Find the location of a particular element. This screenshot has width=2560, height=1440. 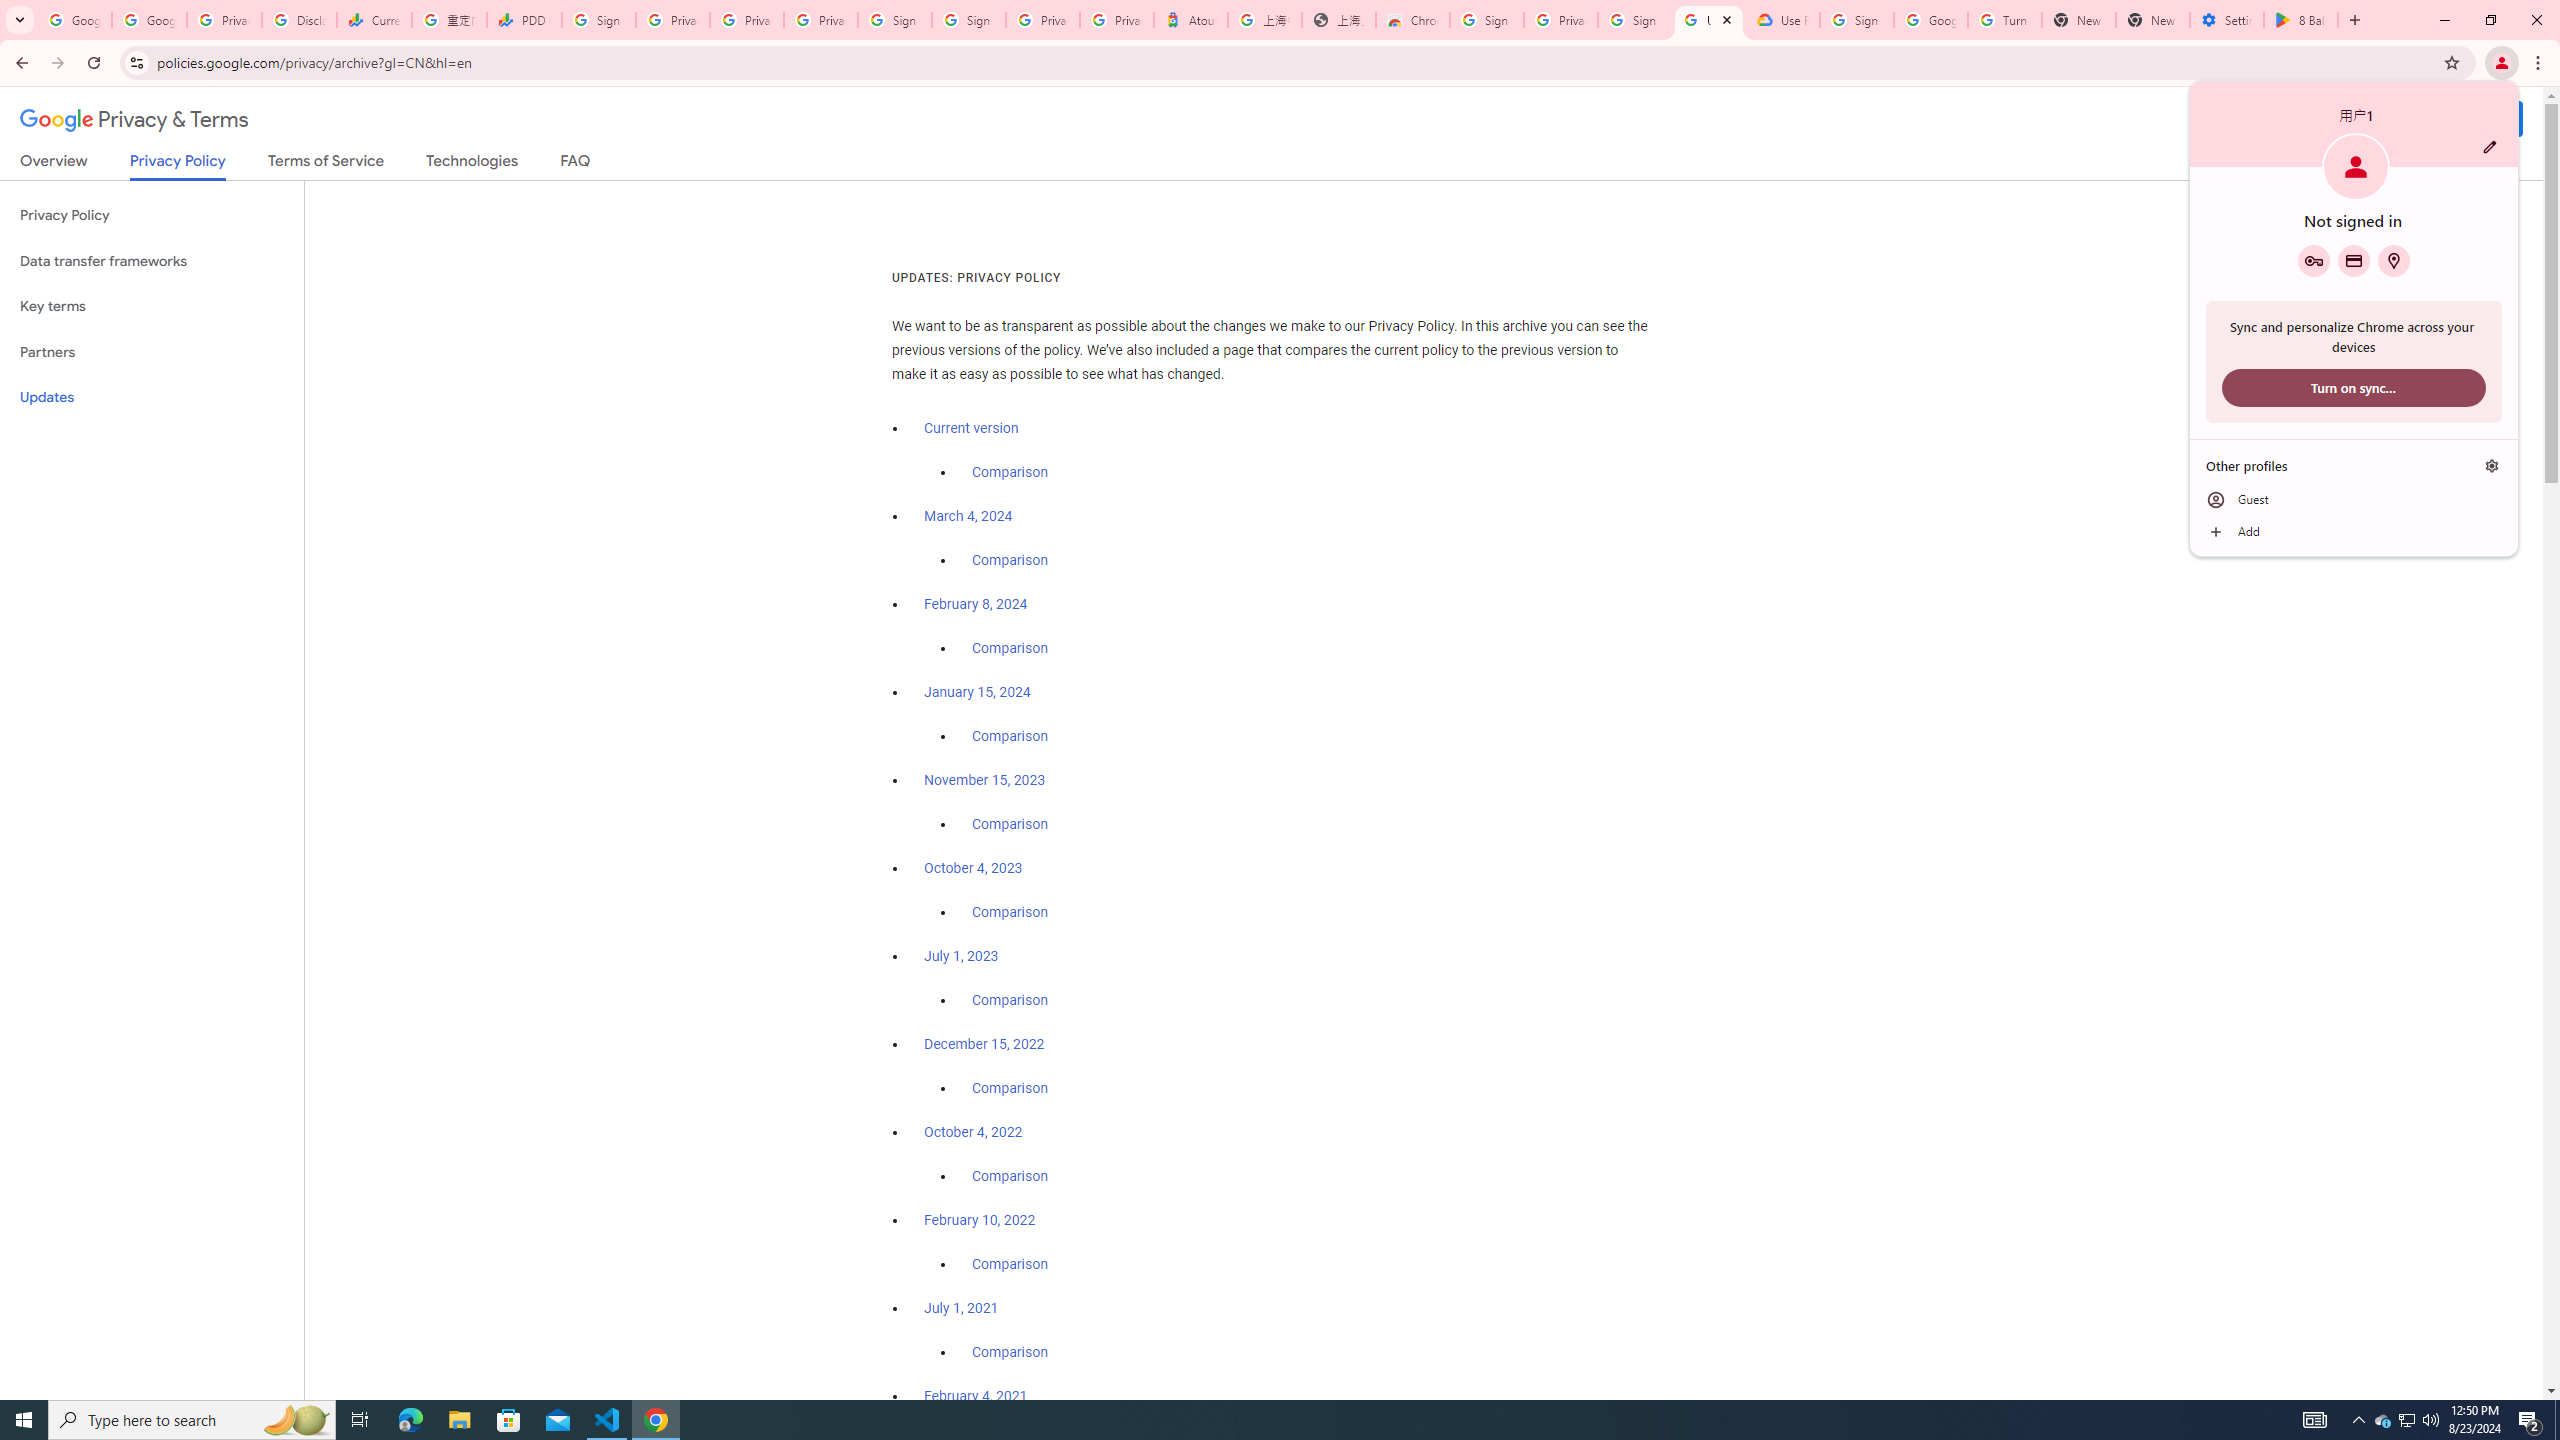

'Data transfer frameworks' is located at coordinates (151, 260).